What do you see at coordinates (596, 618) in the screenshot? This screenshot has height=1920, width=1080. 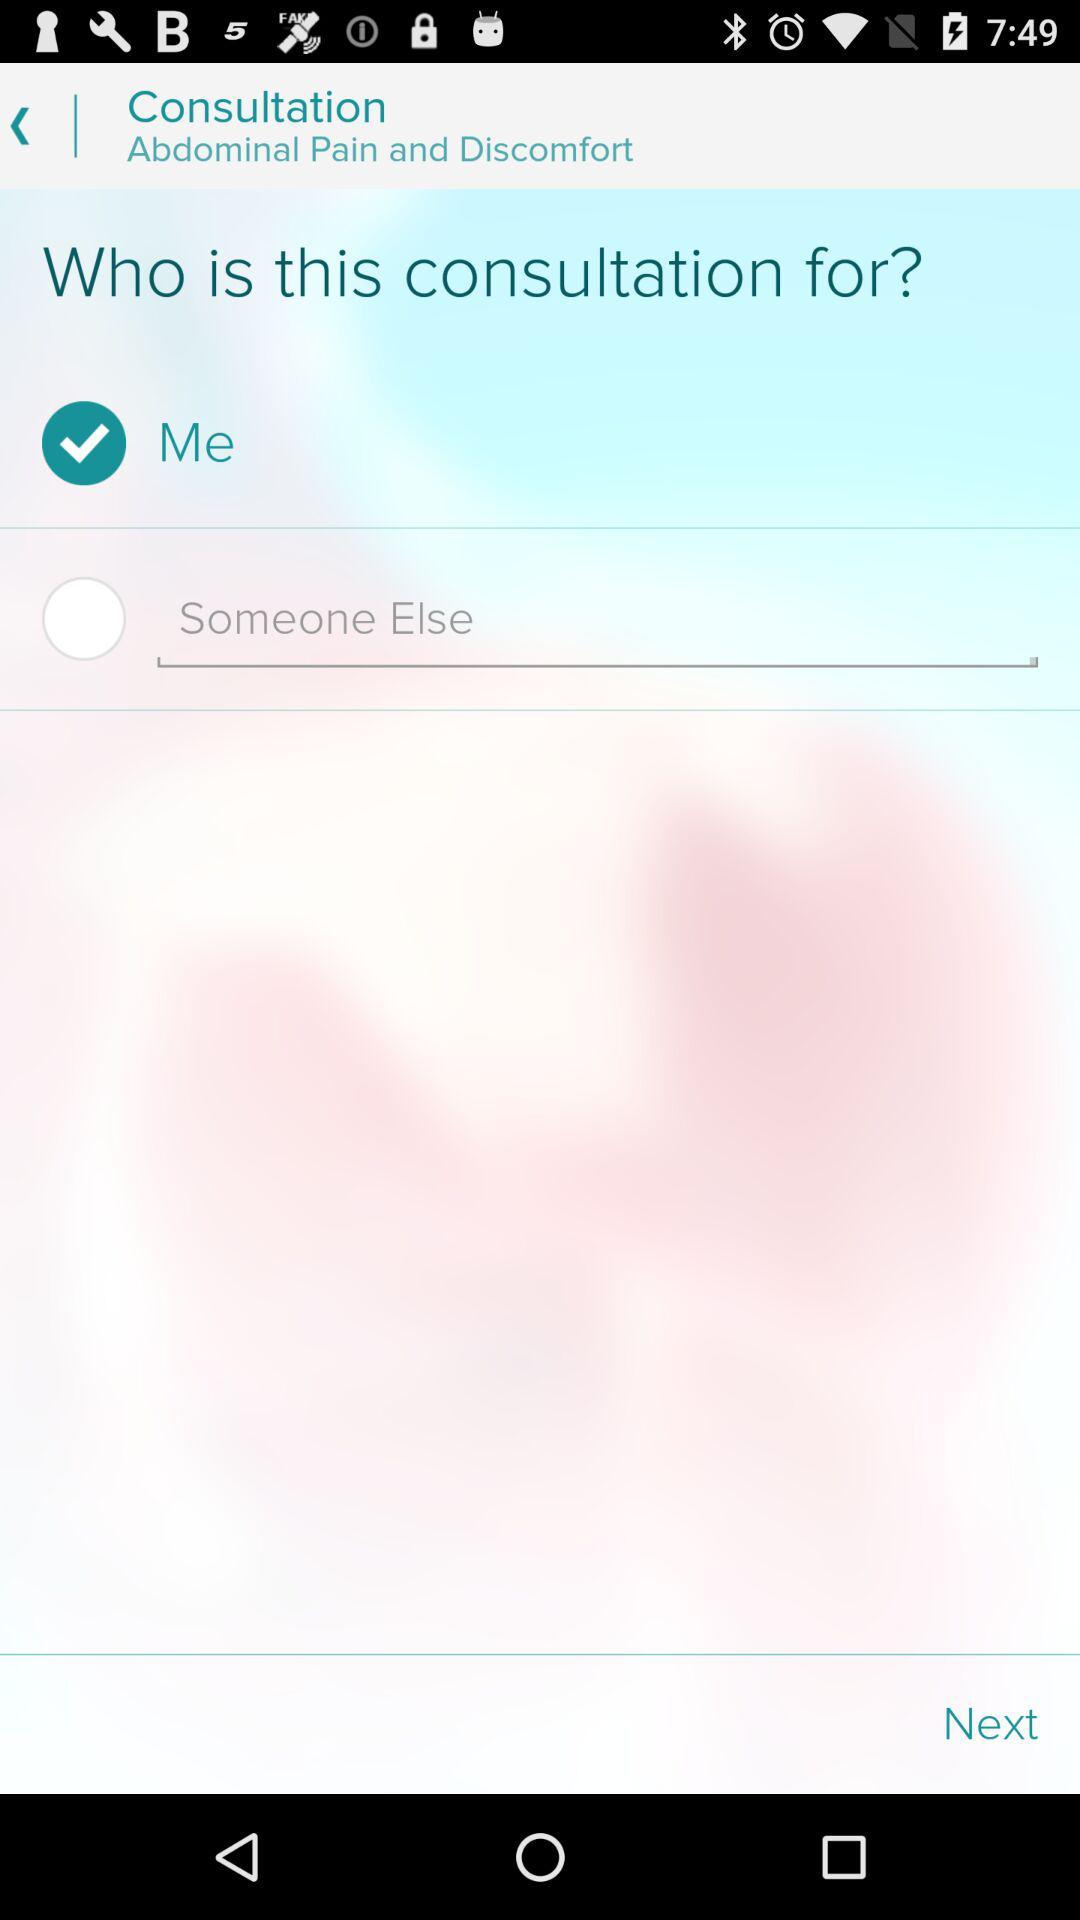 I see `item below the me checkbox` at bounding box center [596, 618].